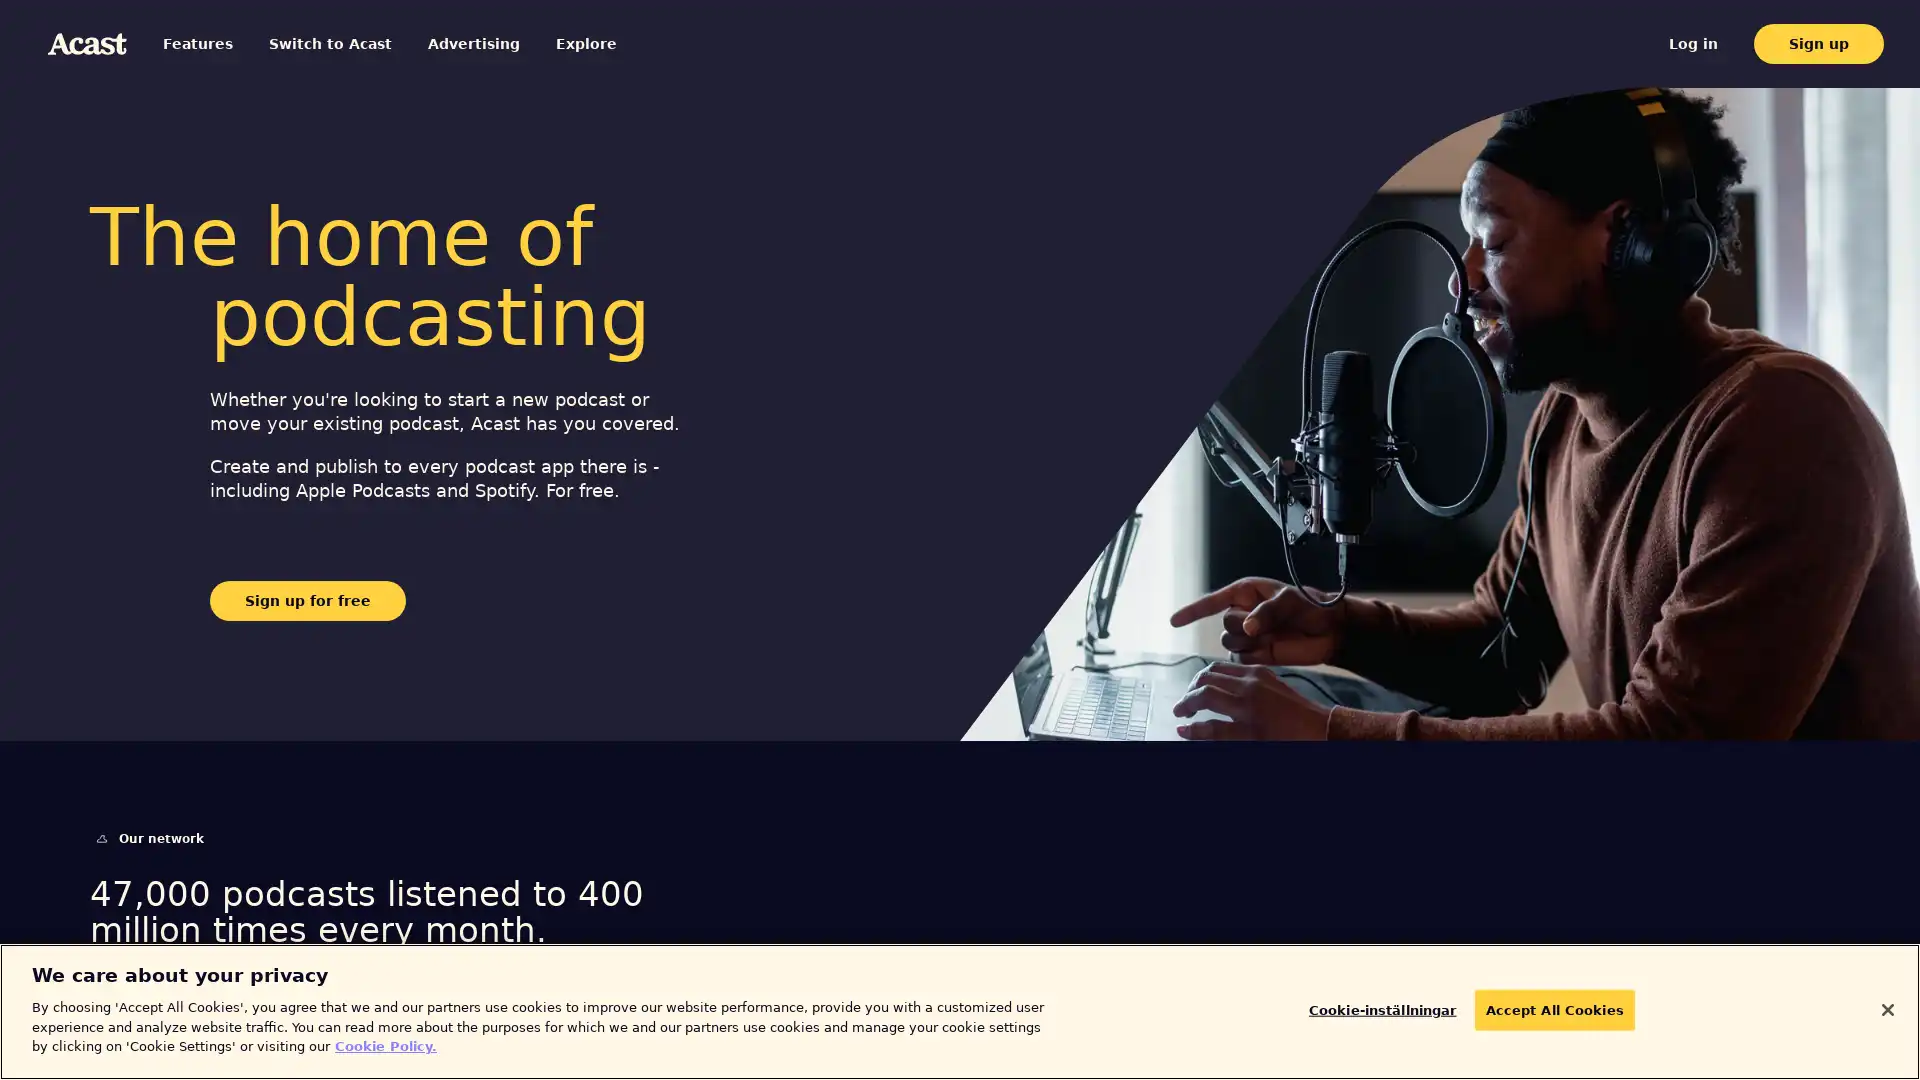 The width and height of the screenshot is (1920, 1080). I want to click on Cookie-installningar, so click(1392, 1010).